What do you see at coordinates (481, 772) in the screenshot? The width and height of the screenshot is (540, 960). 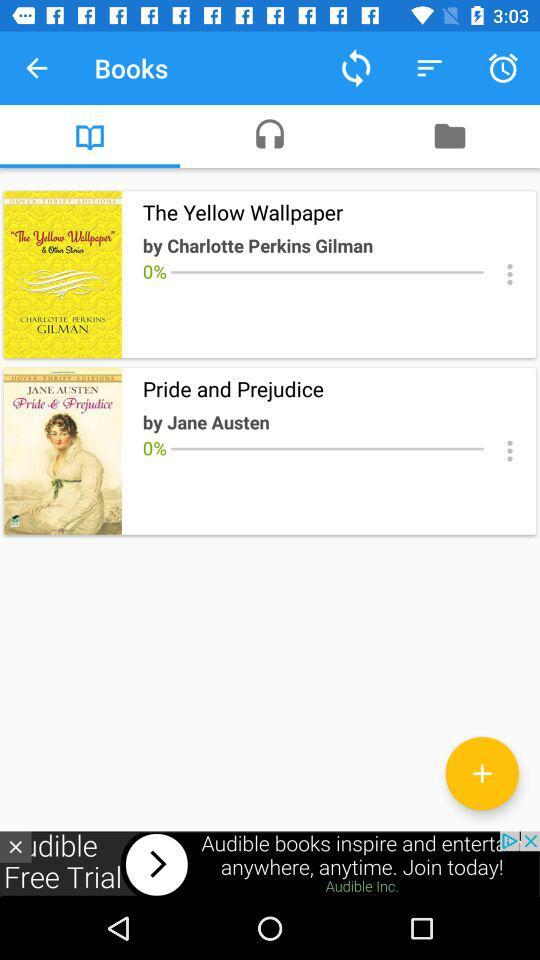 I see `another book` at bounding box center [481, 772].